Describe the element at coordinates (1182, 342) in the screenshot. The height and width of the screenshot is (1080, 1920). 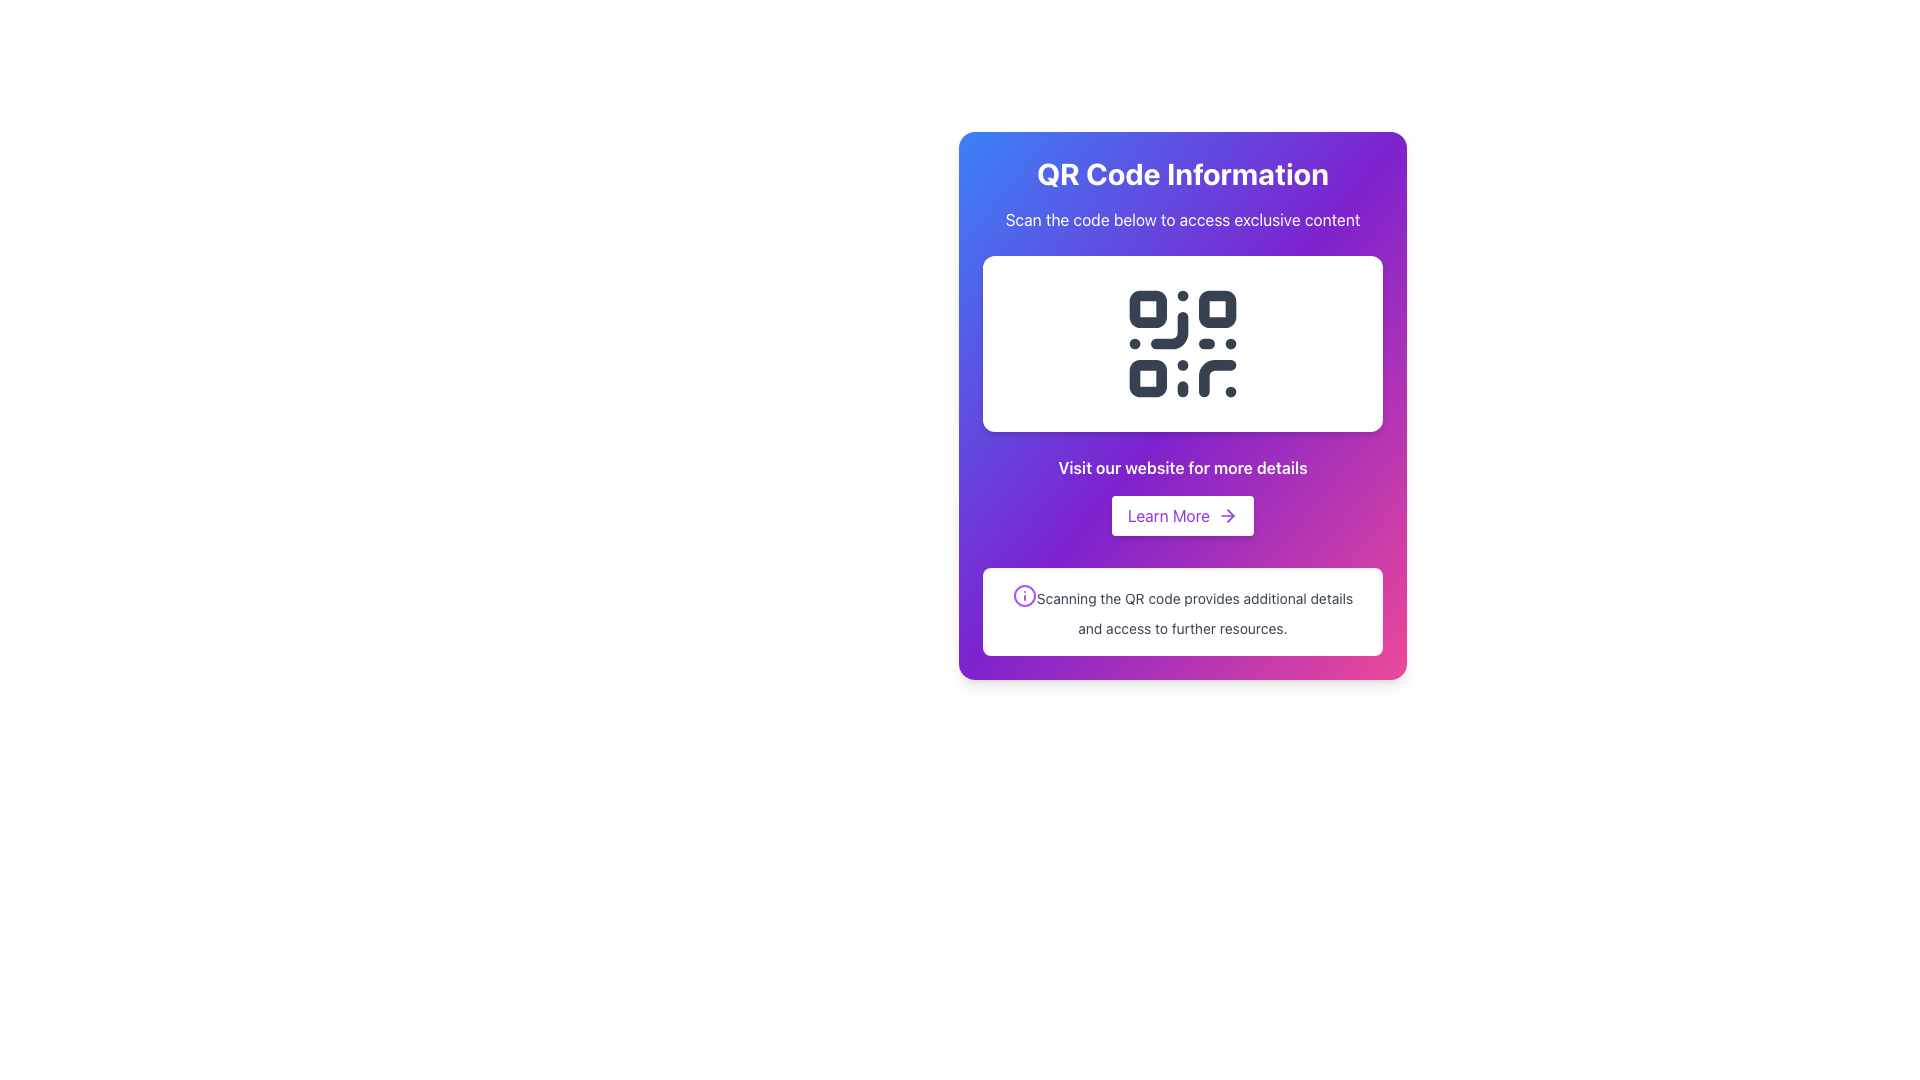
I see `the QR Code Graphic` at that location.